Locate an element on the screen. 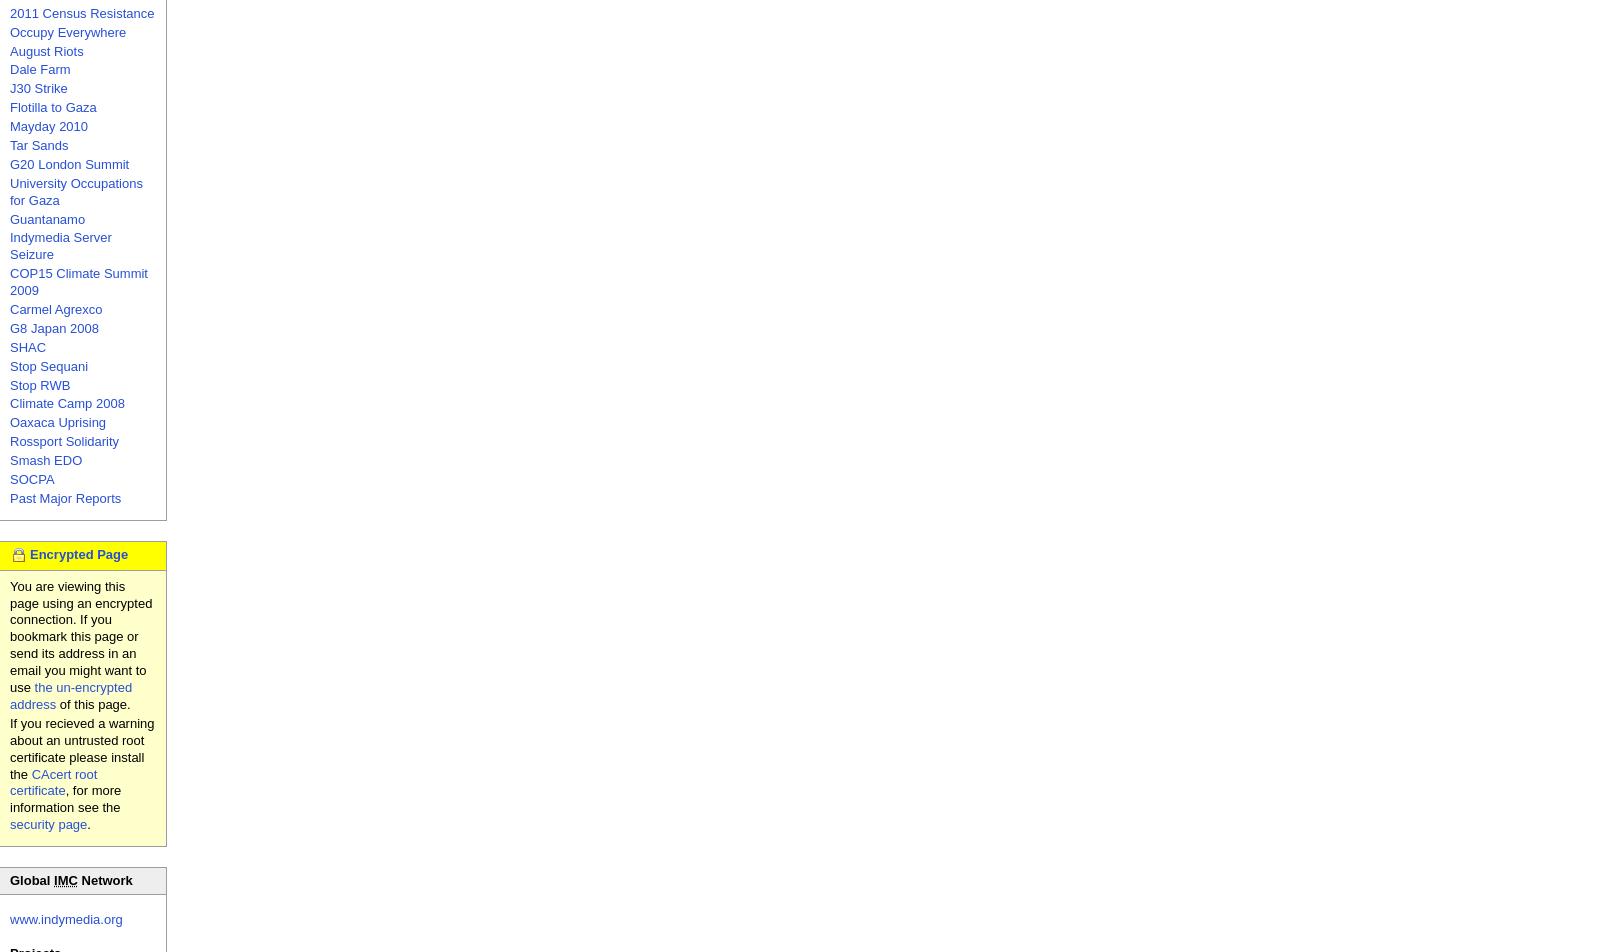  'J30 Strike' is located at coordinates (37, 88).